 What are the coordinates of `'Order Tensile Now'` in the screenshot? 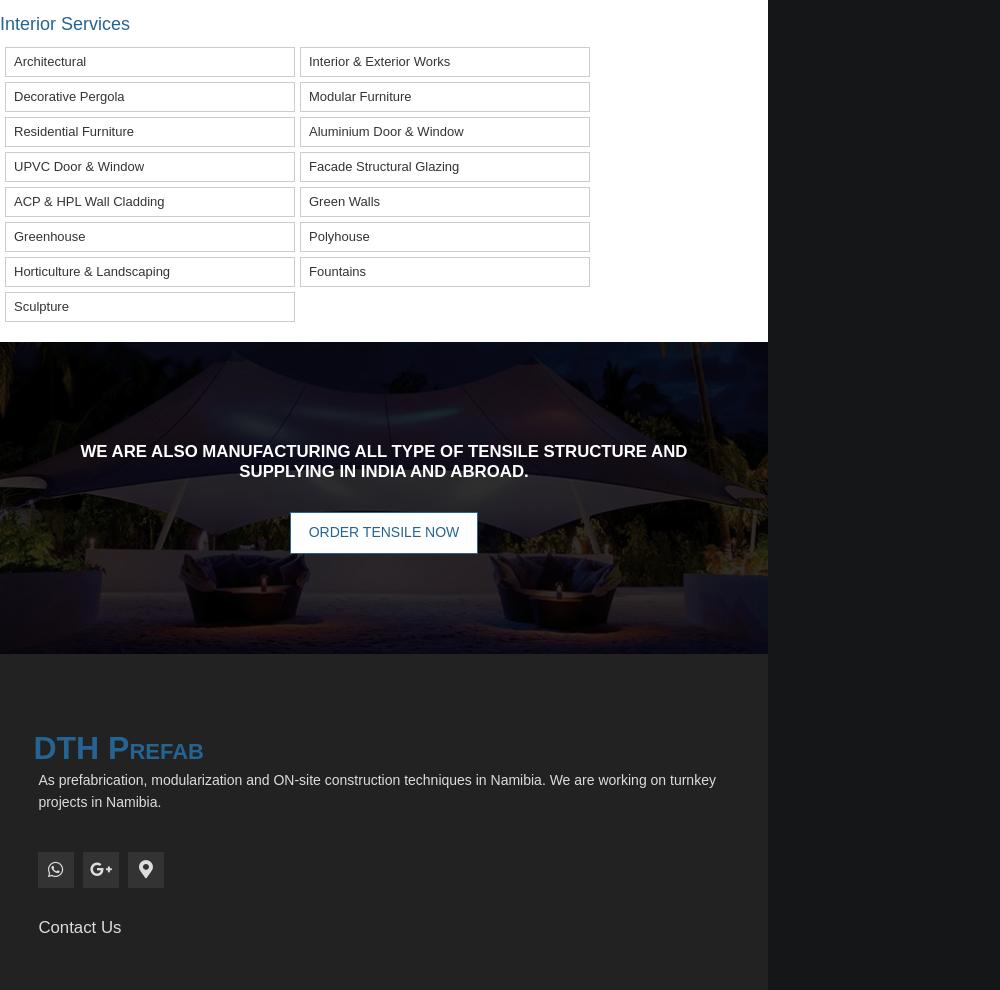 It's located at (383, 530).